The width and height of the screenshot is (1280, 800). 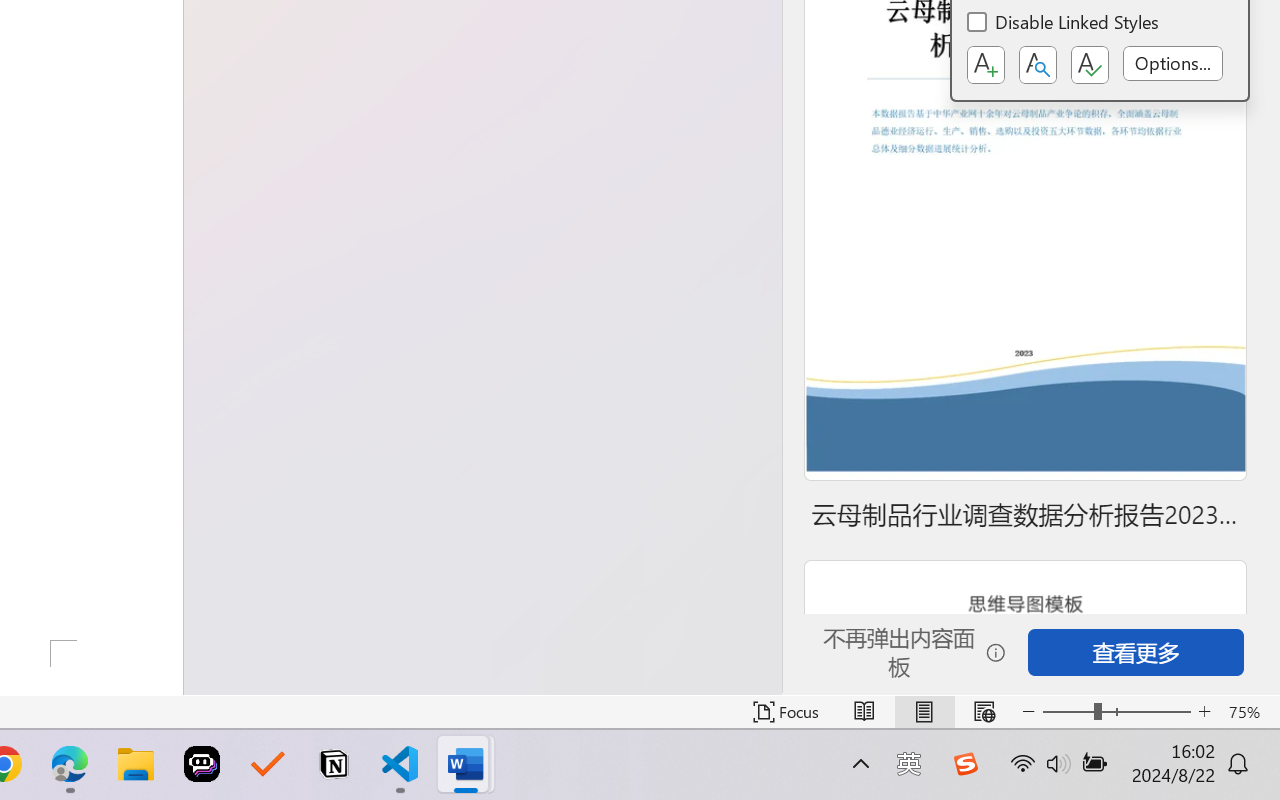 I want to click on 'Class: Image', so click(x=965, y=764).